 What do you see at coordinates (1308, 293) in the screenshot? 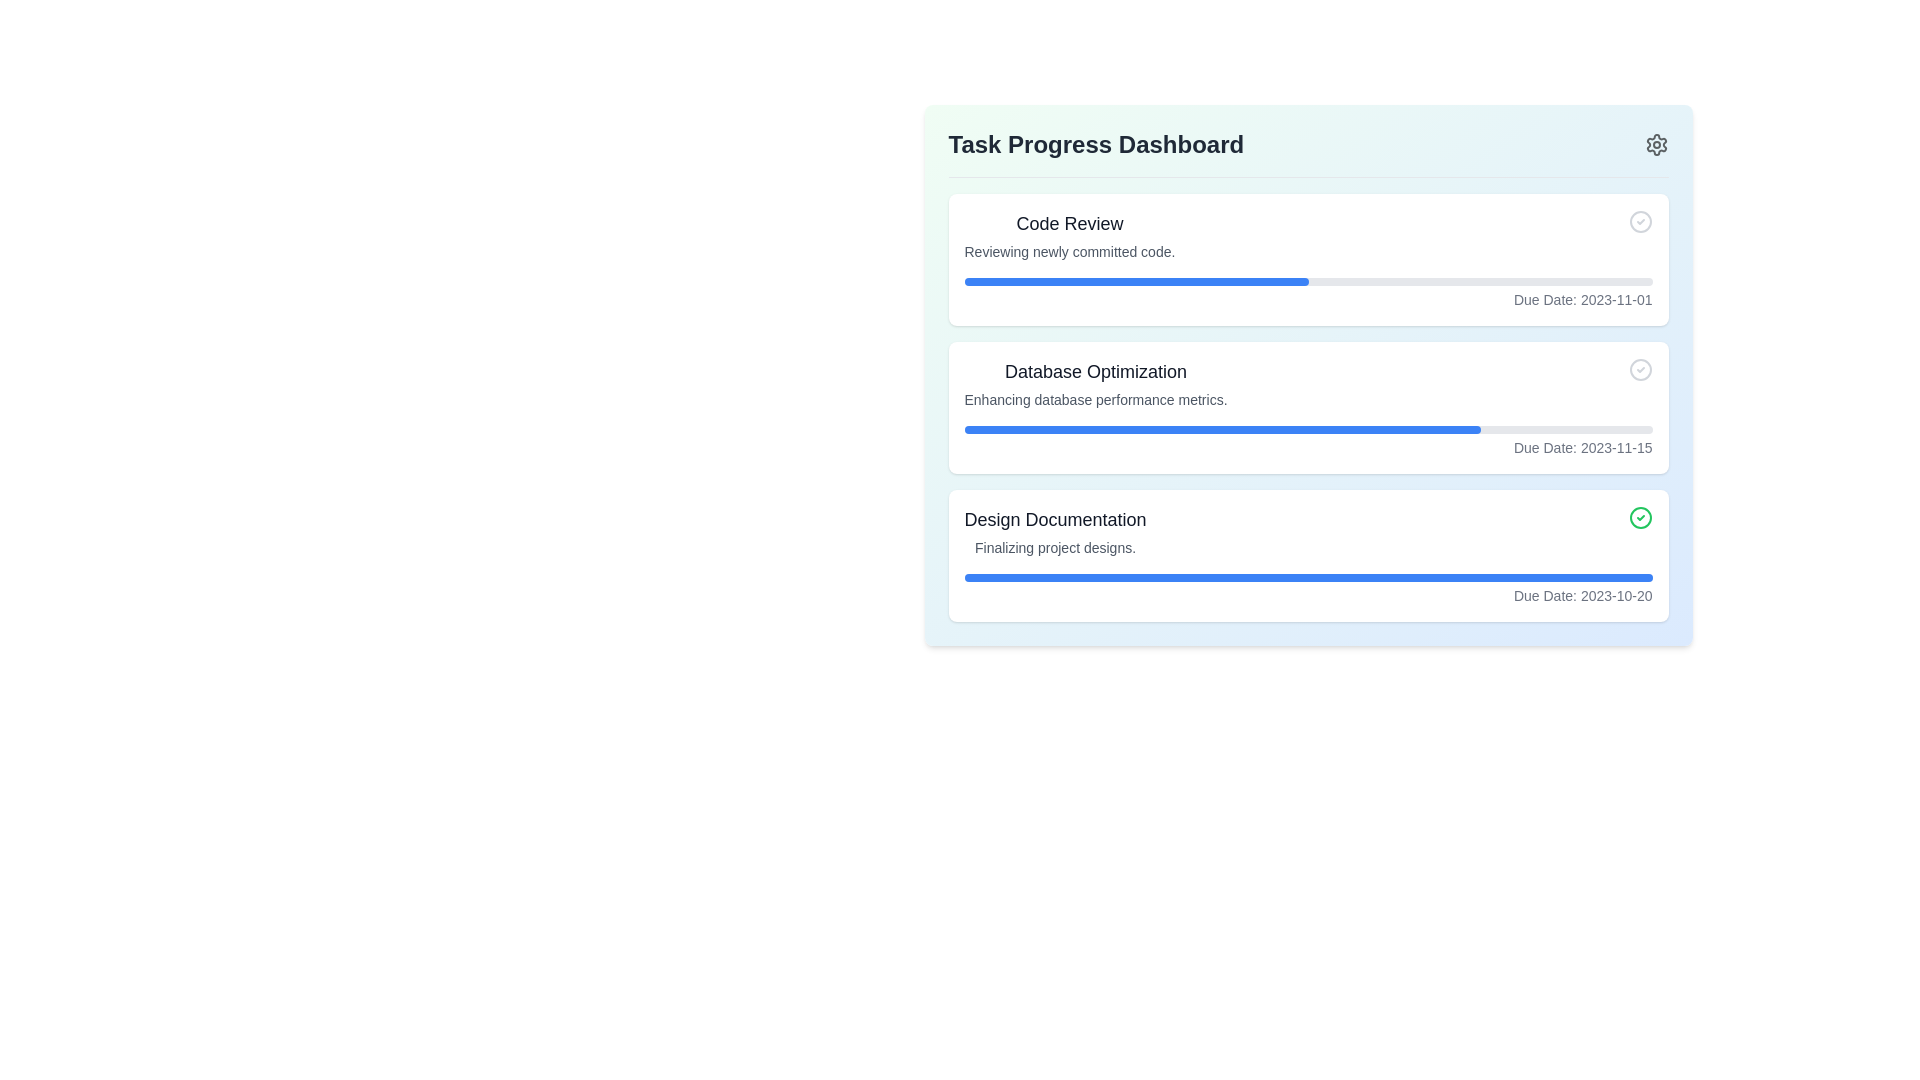
I see `the static text displaying 'Due Date: 2023-11-01' located at the bottom-right section of the 'Code Review' card` at bounding box center [1308, 293].